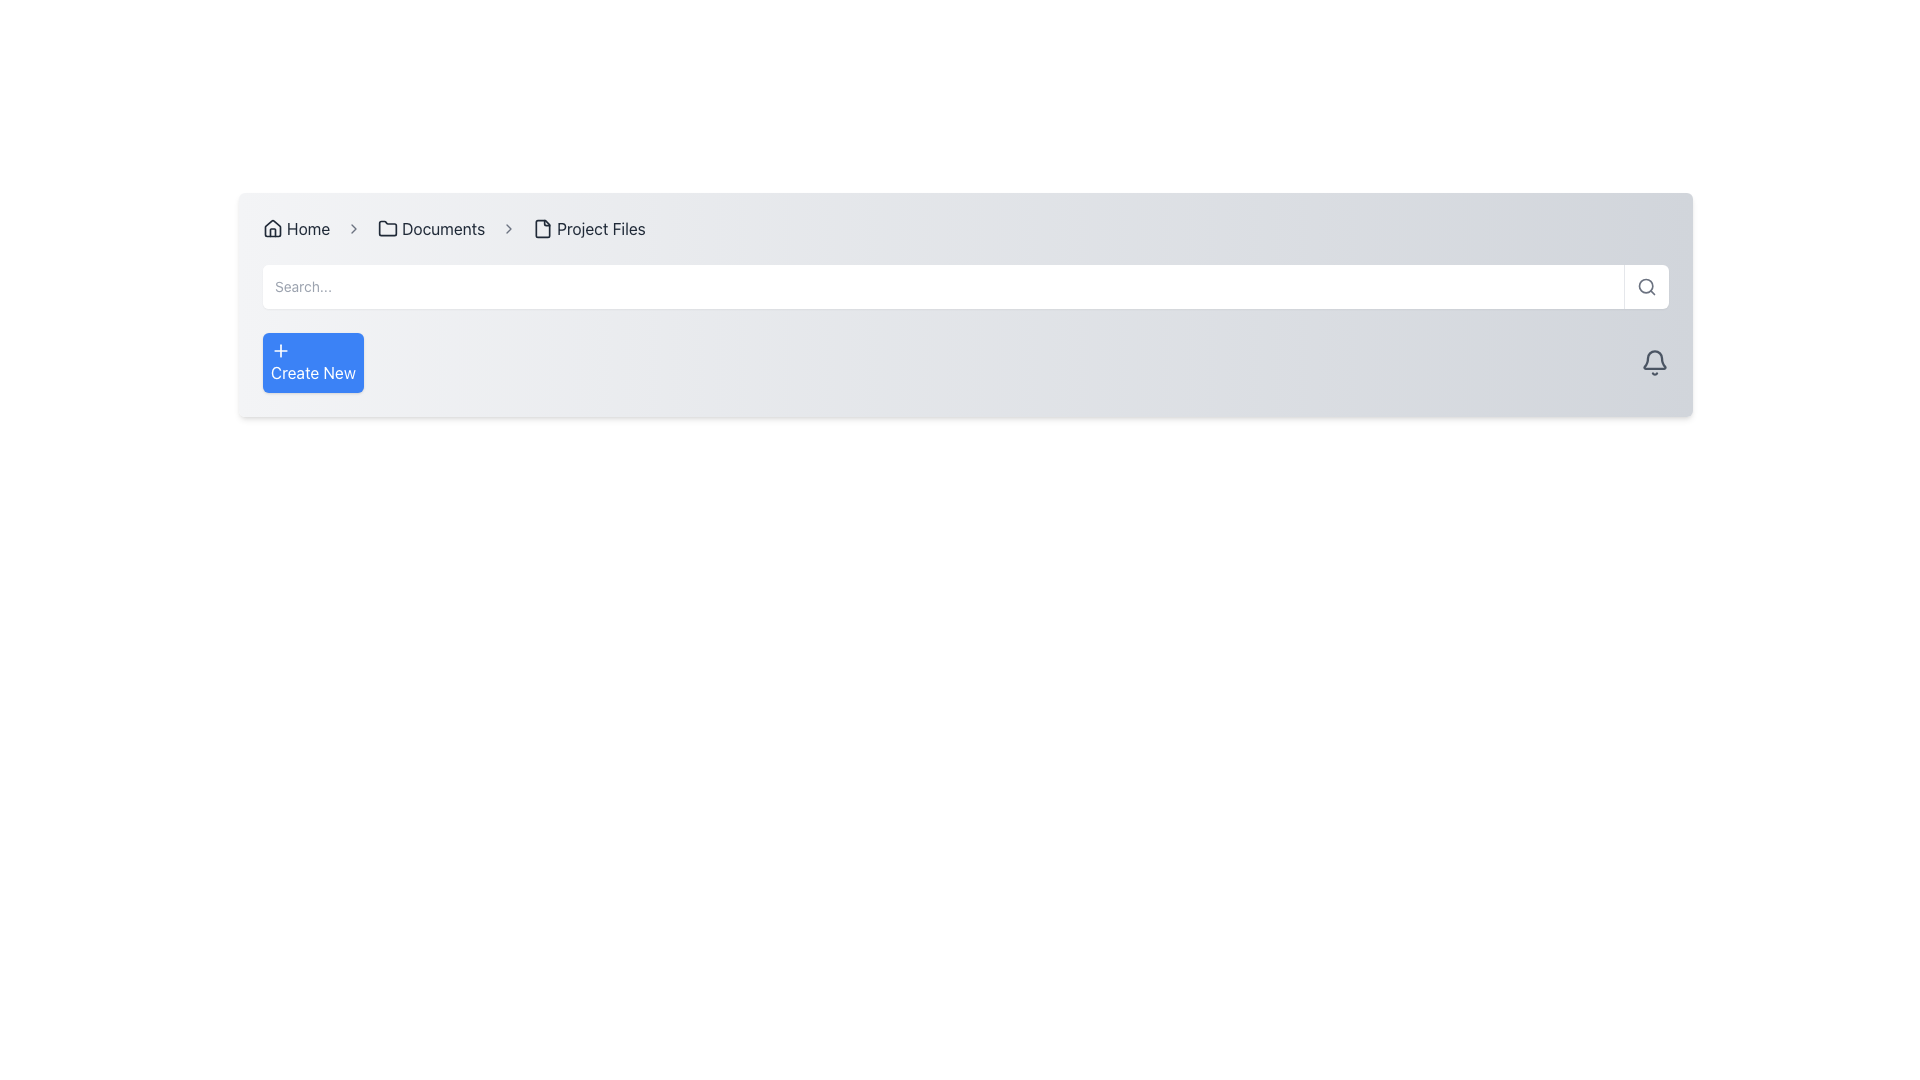 This screenshot has width=1920, height=1080. What do you see at coordinates (295, 227) in the screenshot?
I see `the 'Home' link in the breadcrumb navigation bar` at bounding box center [295, 227].